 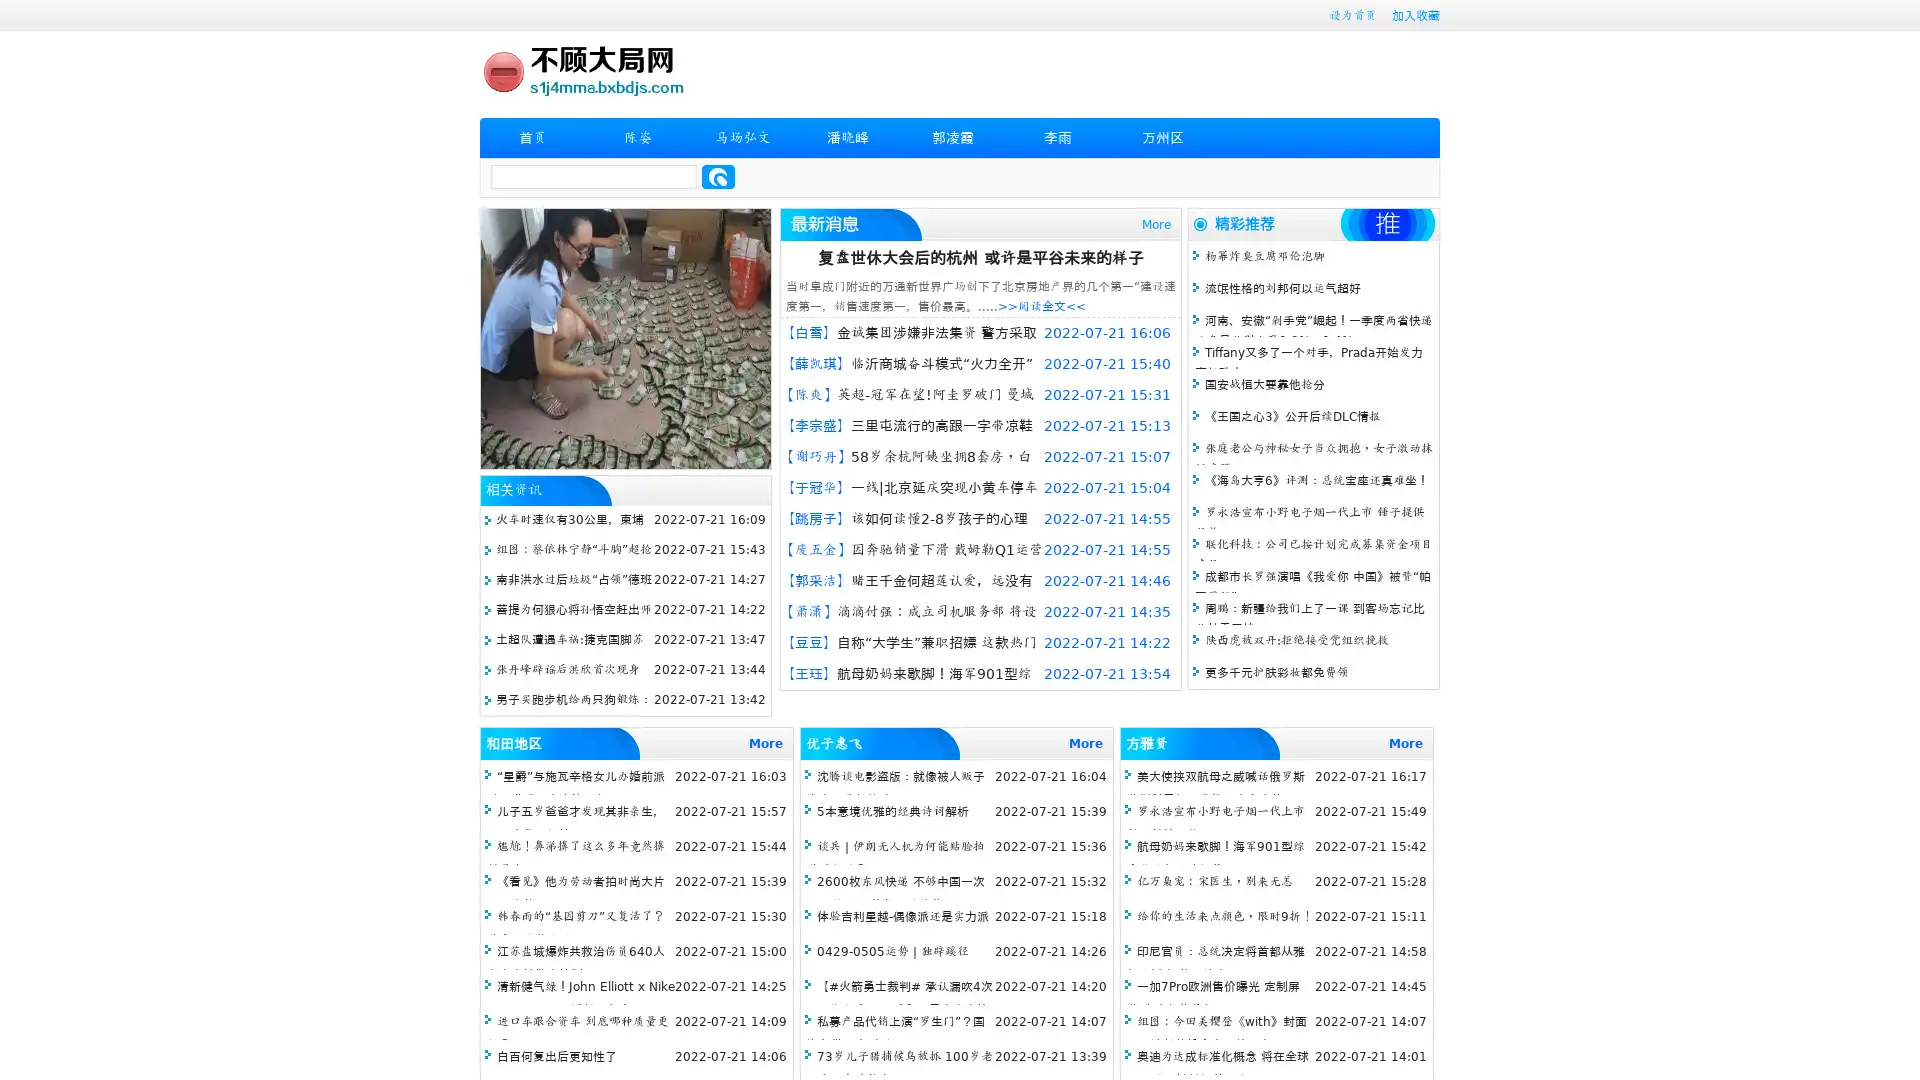 I want to click on Search, so click(x=718, y=176).